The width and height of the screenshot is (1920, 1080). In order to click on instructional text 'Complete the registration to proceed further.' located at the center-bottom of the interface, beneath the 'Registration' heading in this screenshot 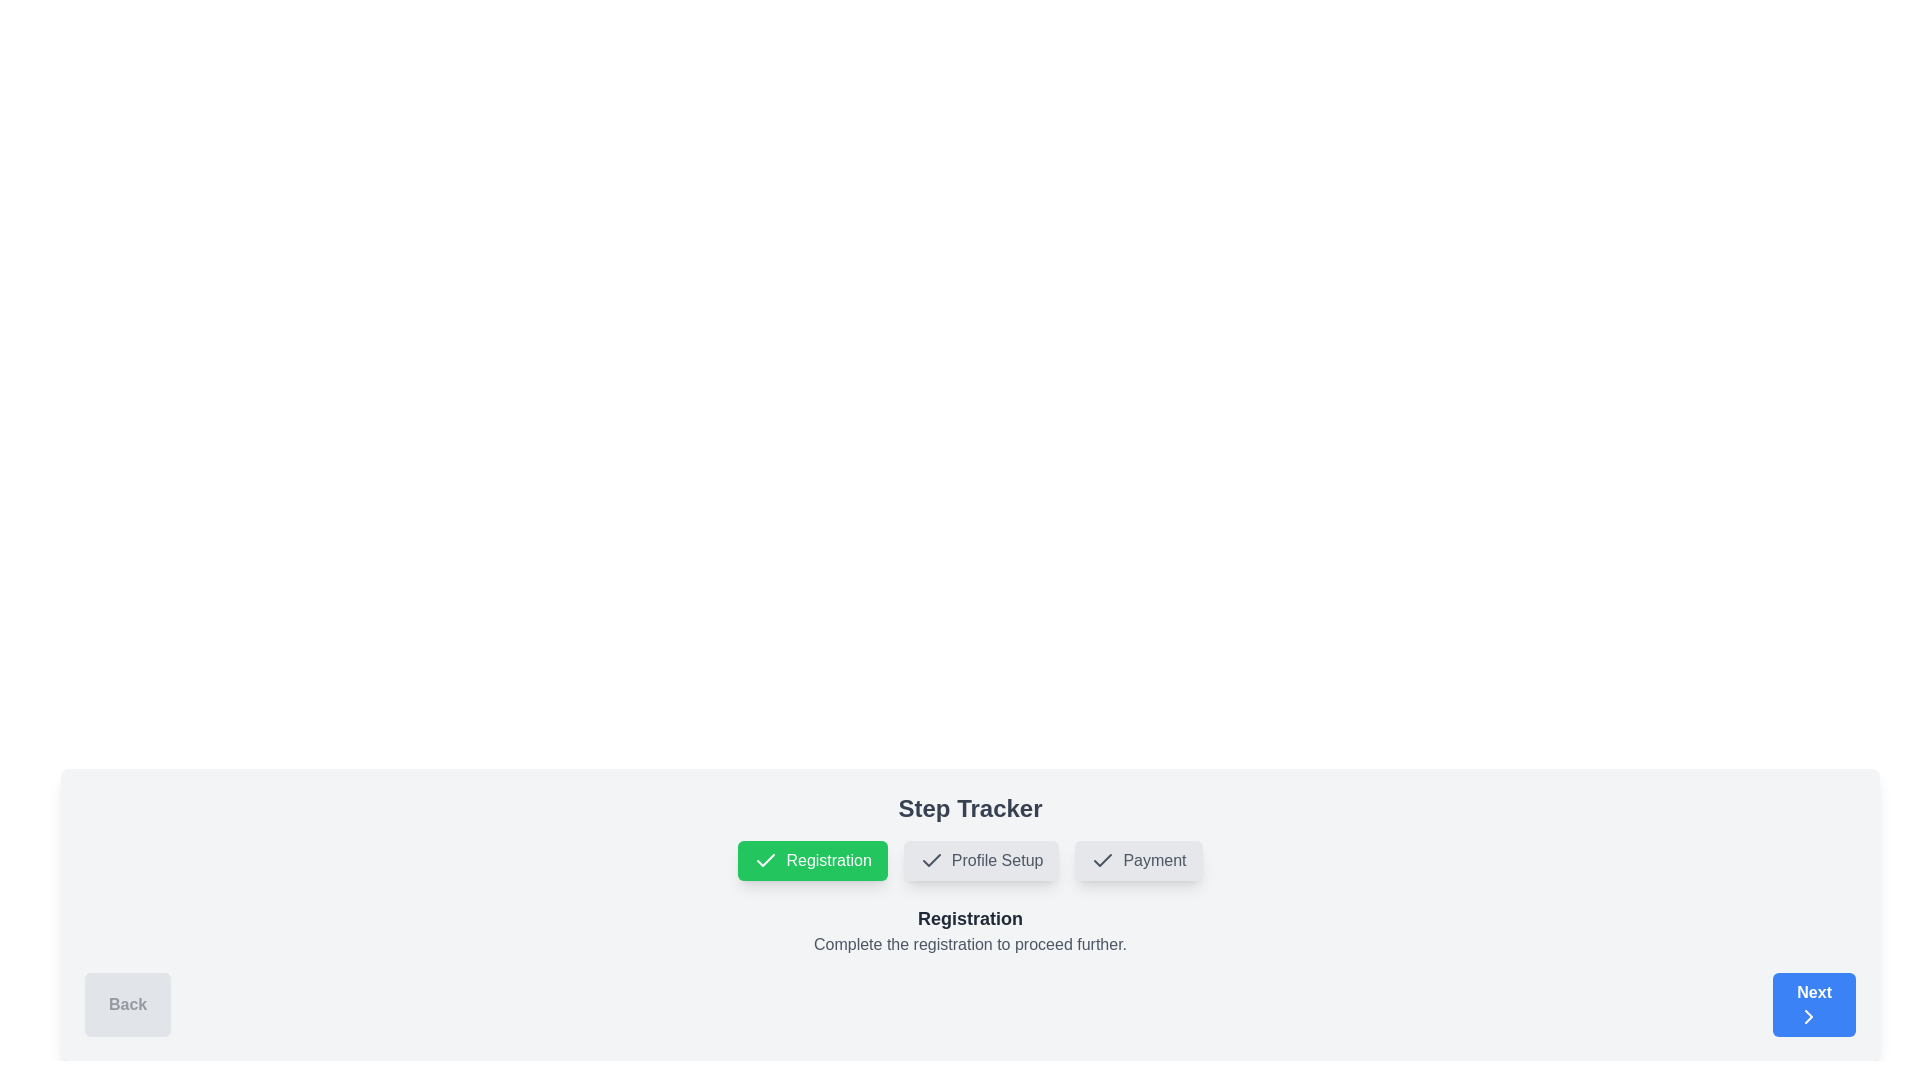, I will do `click(970, 945)`.